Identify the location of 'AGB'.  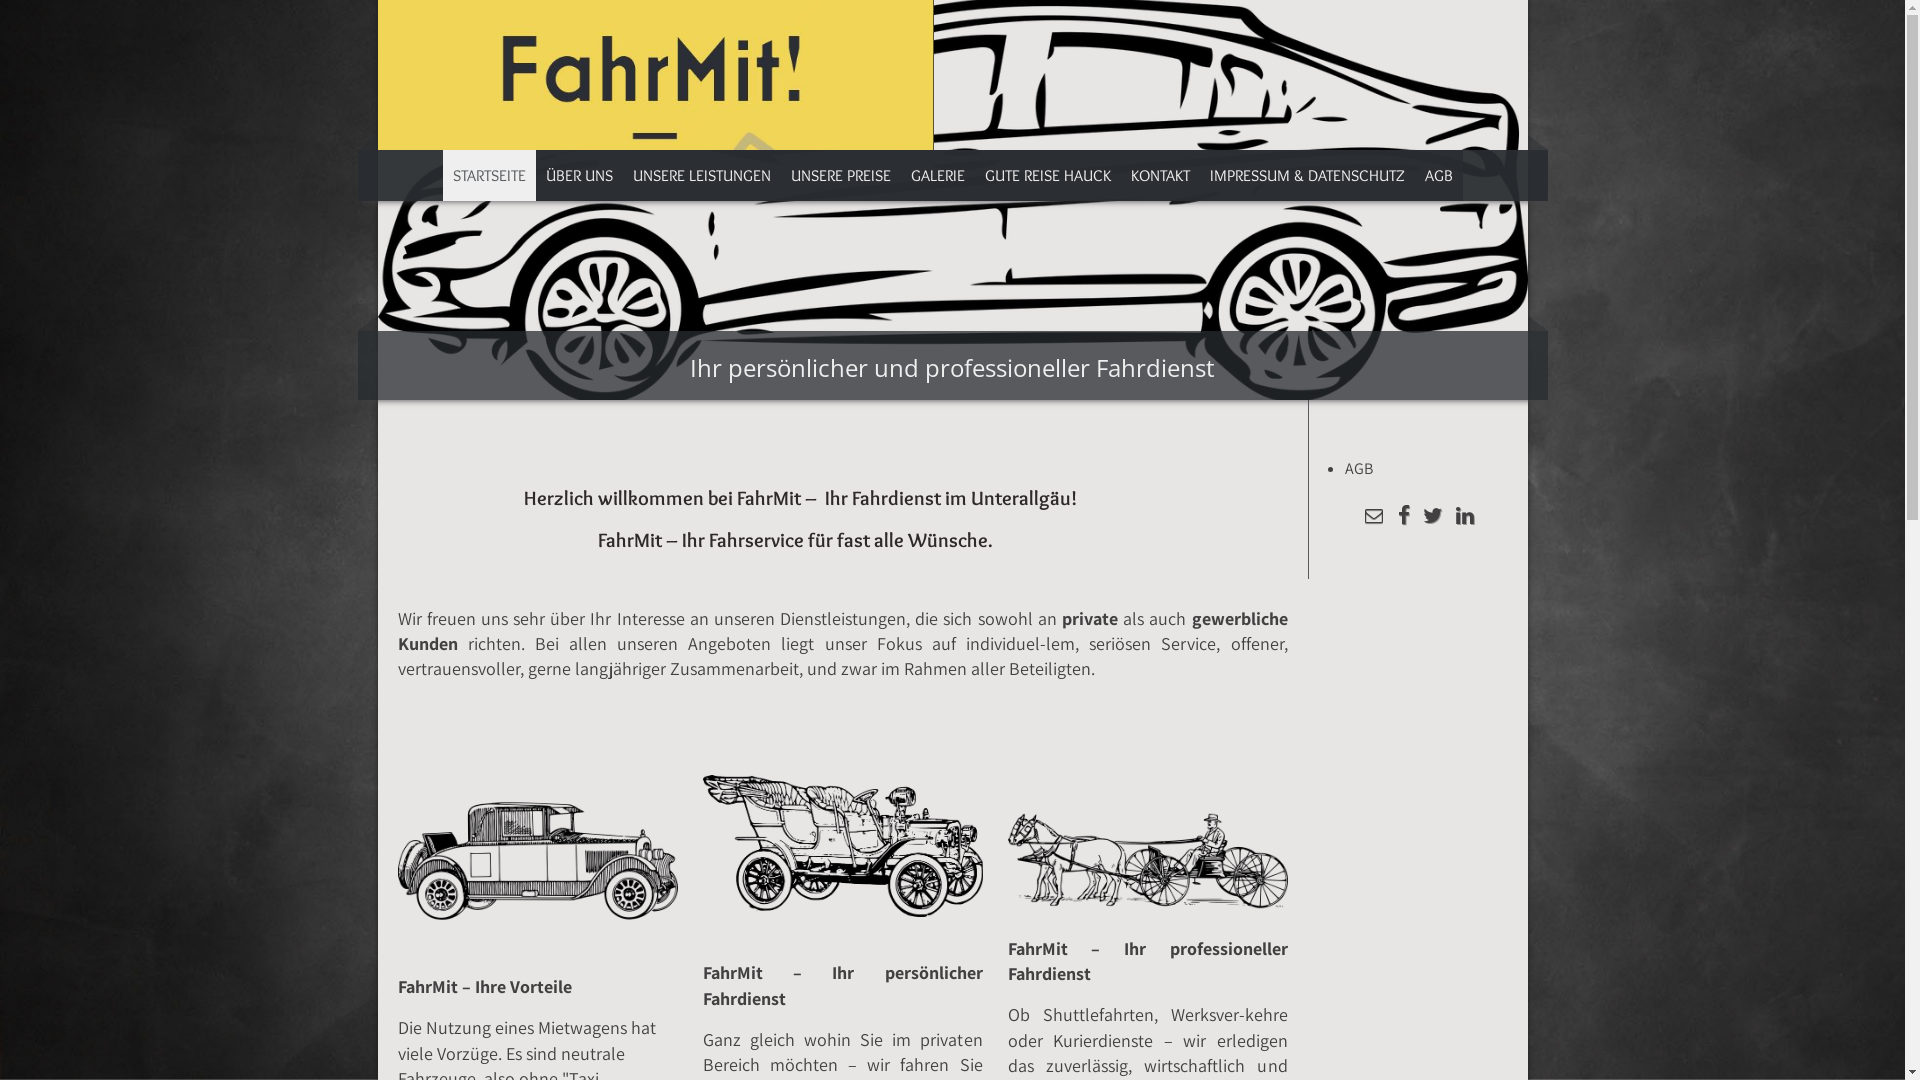
(1437, 174).